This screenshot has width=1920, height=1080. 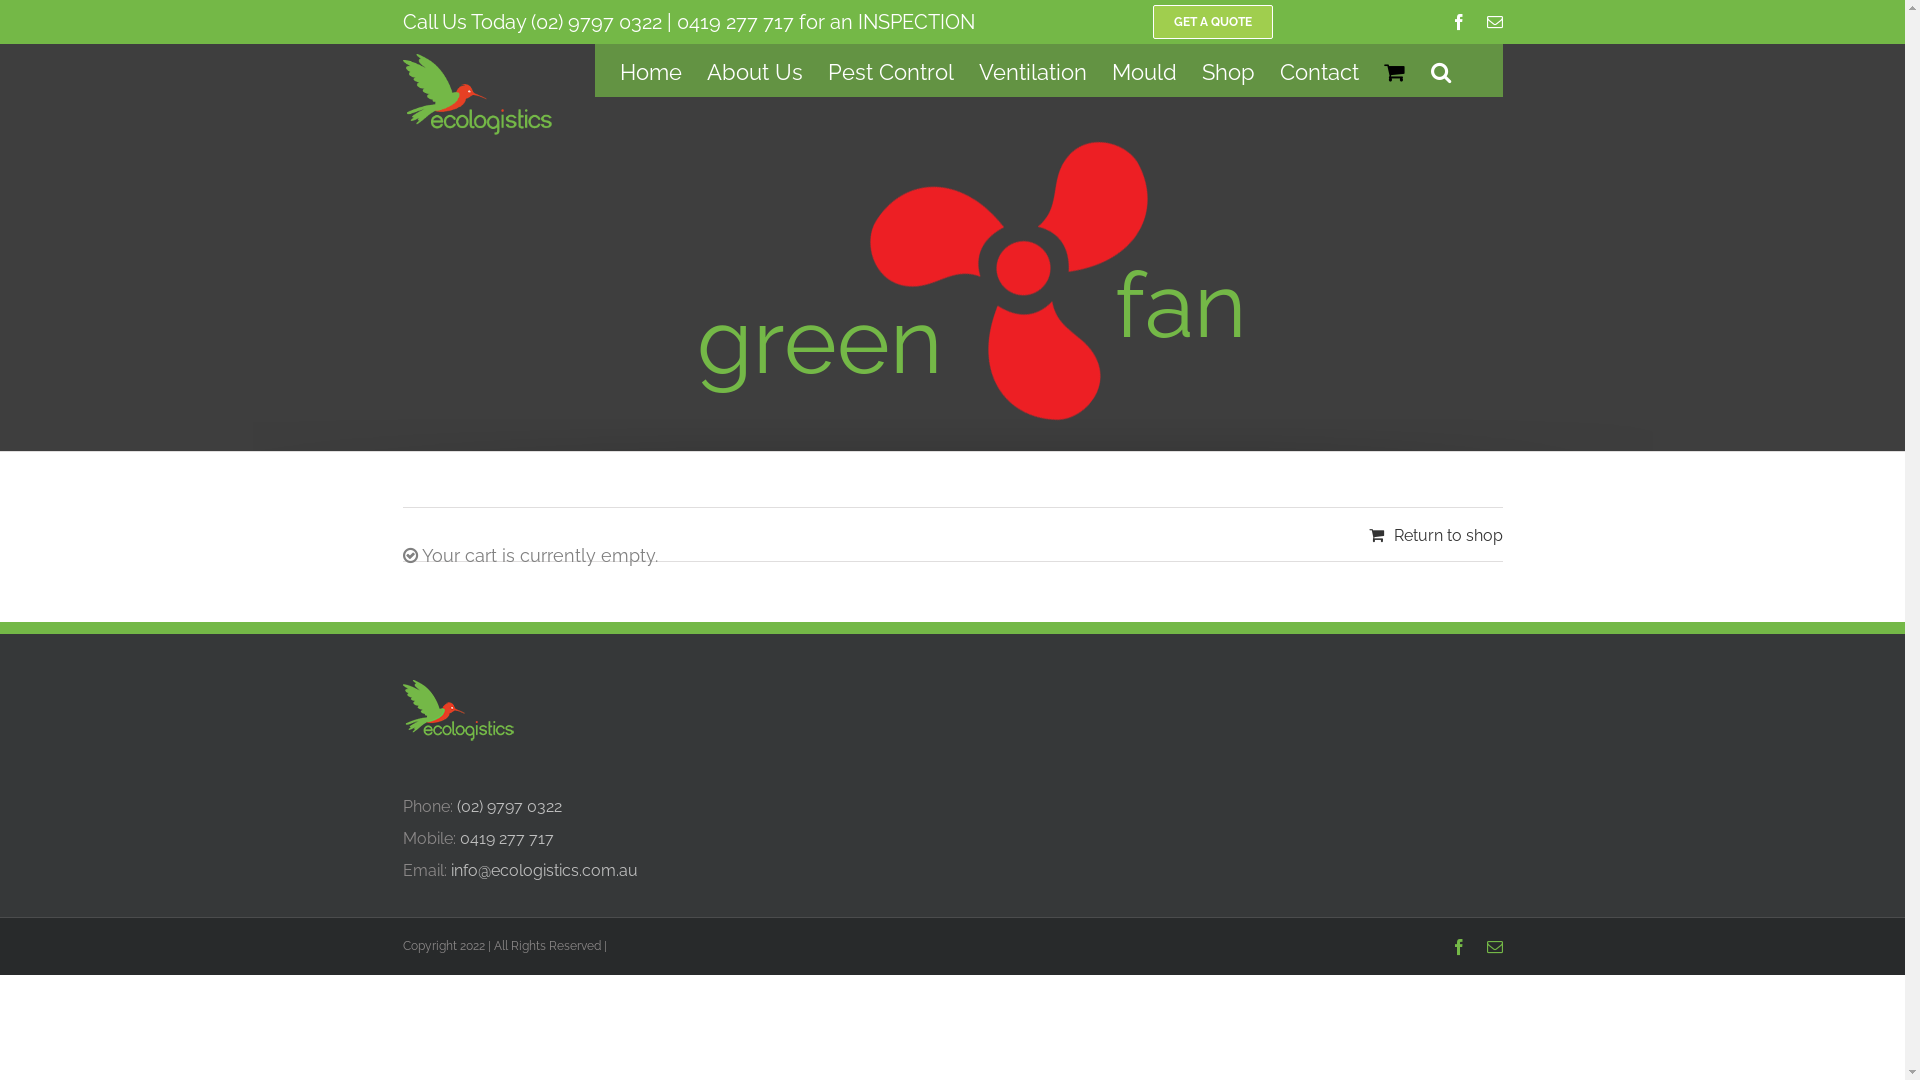 I want to click on 'About Us', so click(x=752, y=69).